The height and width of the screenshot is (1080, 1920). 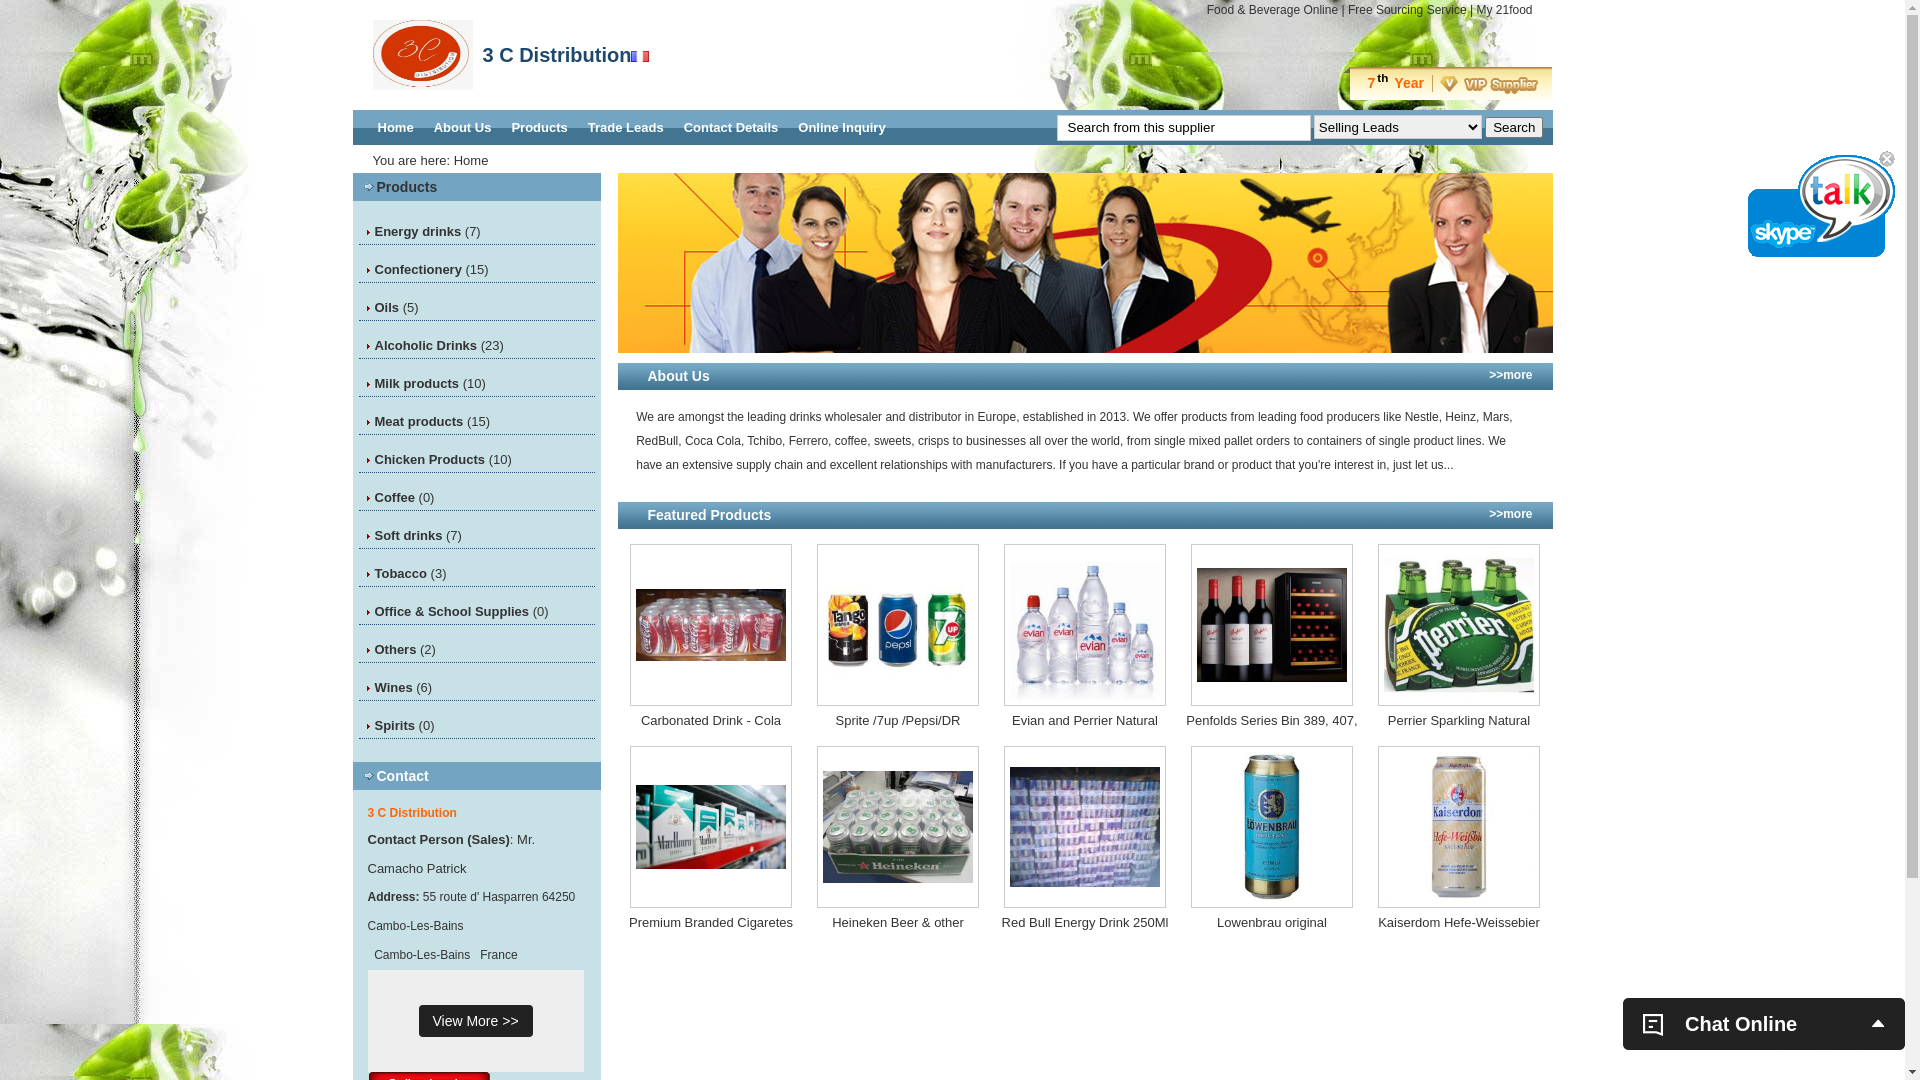 What do you see at coordinates (1458, 922) in the screenshot?
I see `'Kaiserdom Hefe-Weissebier'` at bounding box center [1458, 922].